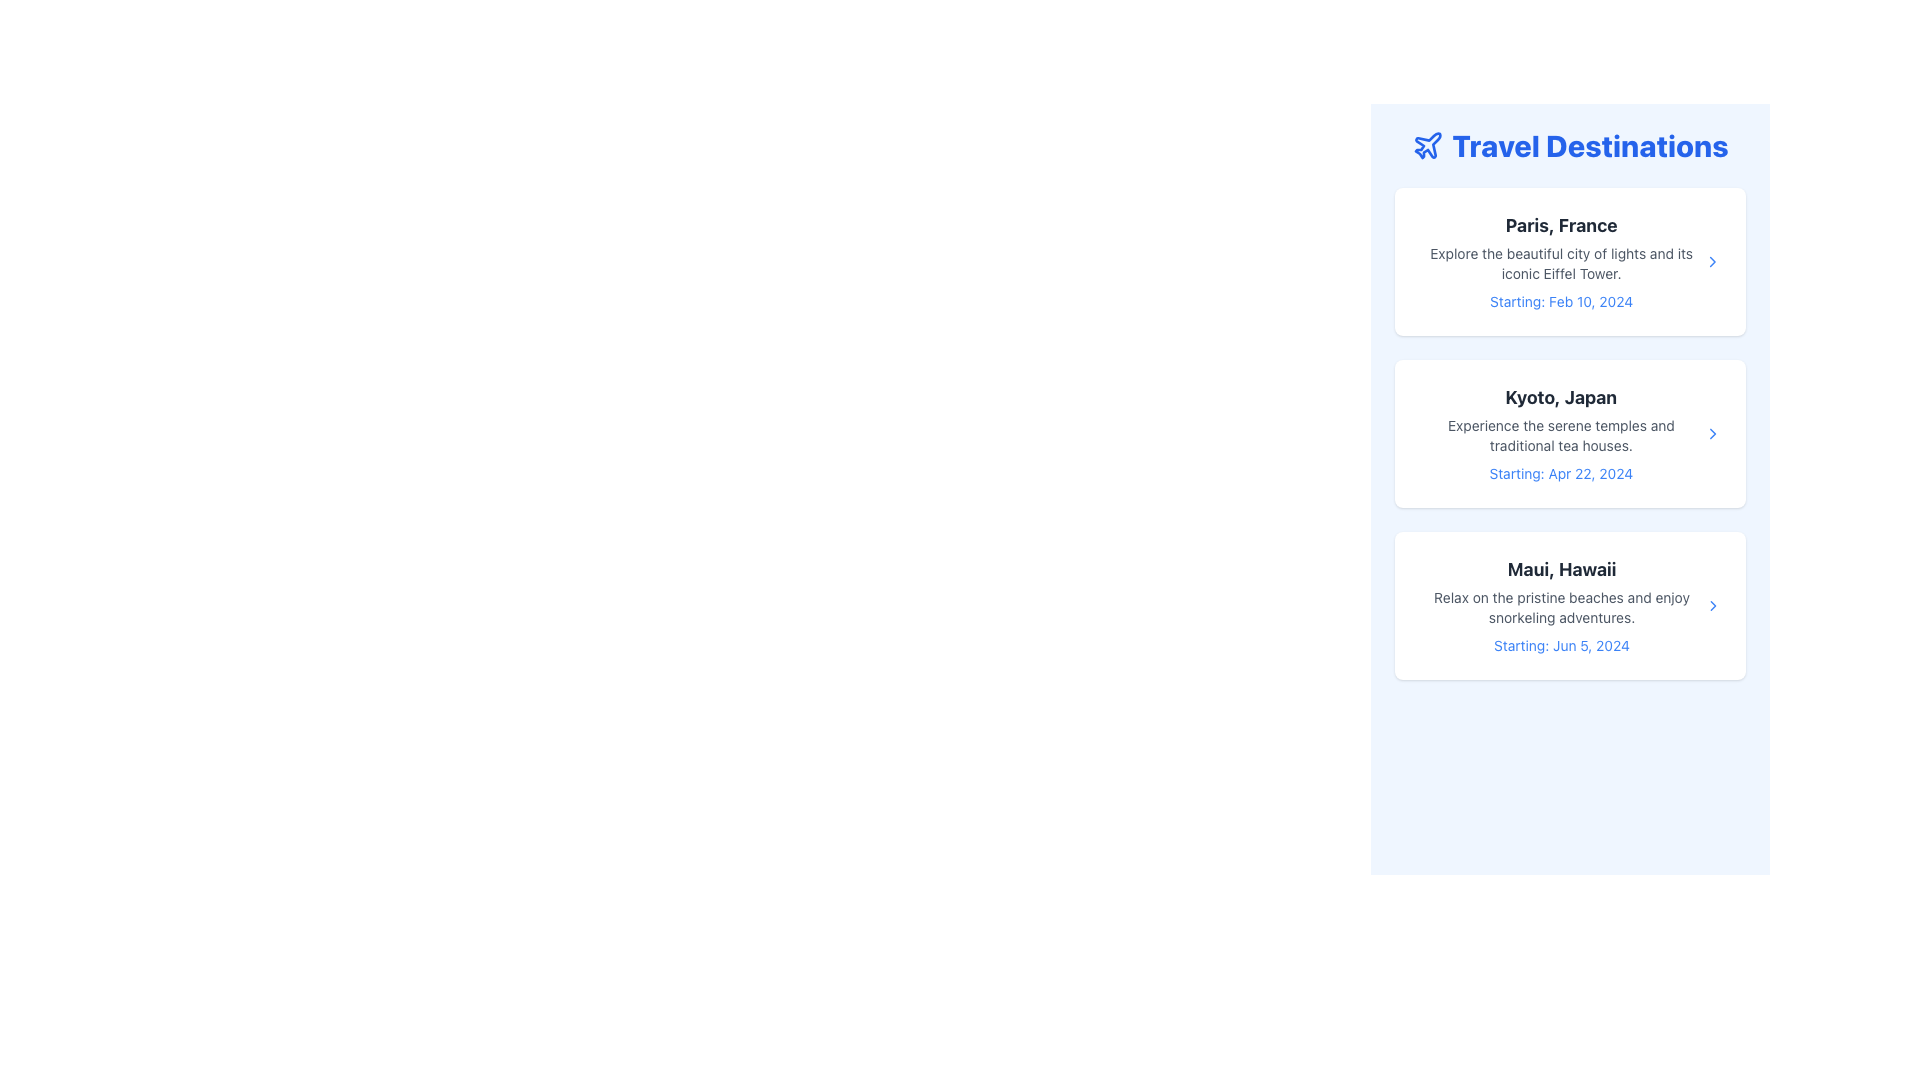 Image resolution: width=1920 pixels, height=1080 pixels. Describe the element at coordinates (1712, 261) in the screenshot. I see `the Chevron Icon located to the right of the 'Paris, France' text` at that location.